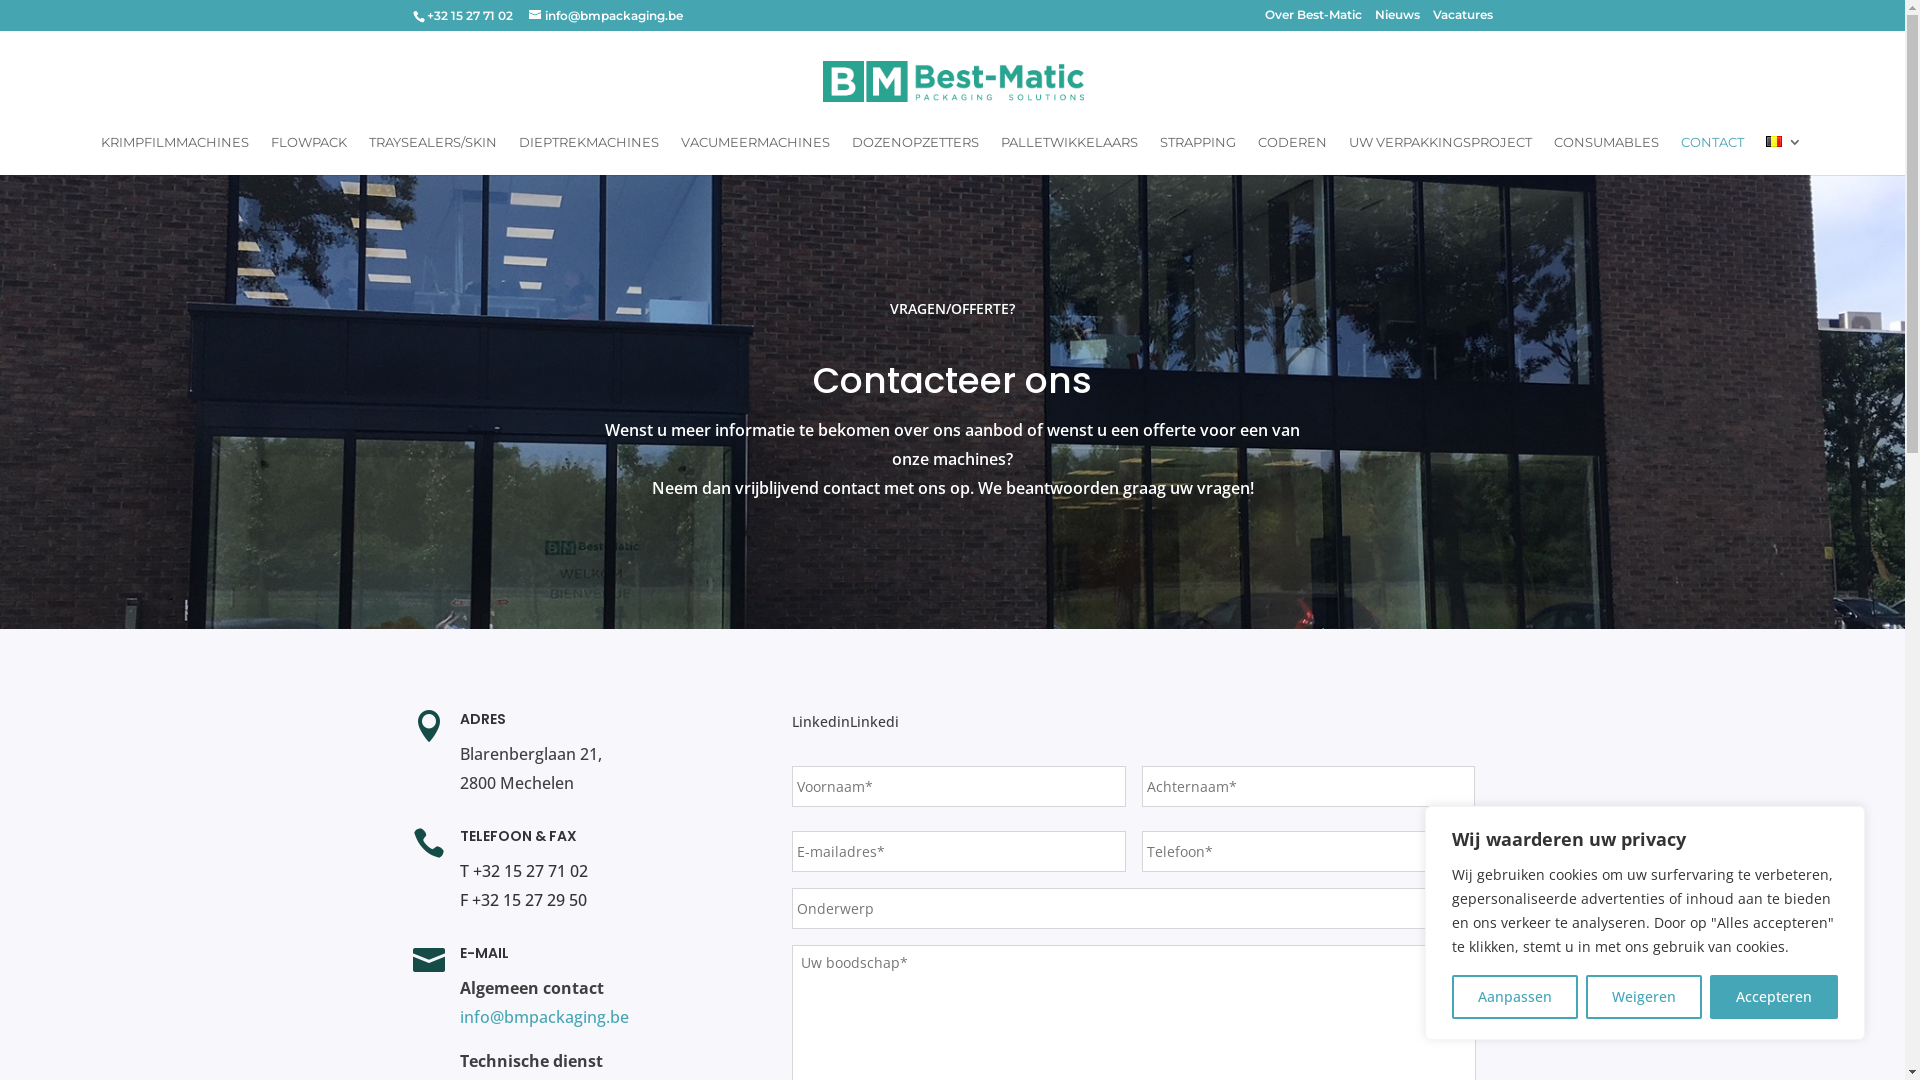  I want to click on 'VACUMEERMACHINES', so click(754, 153).